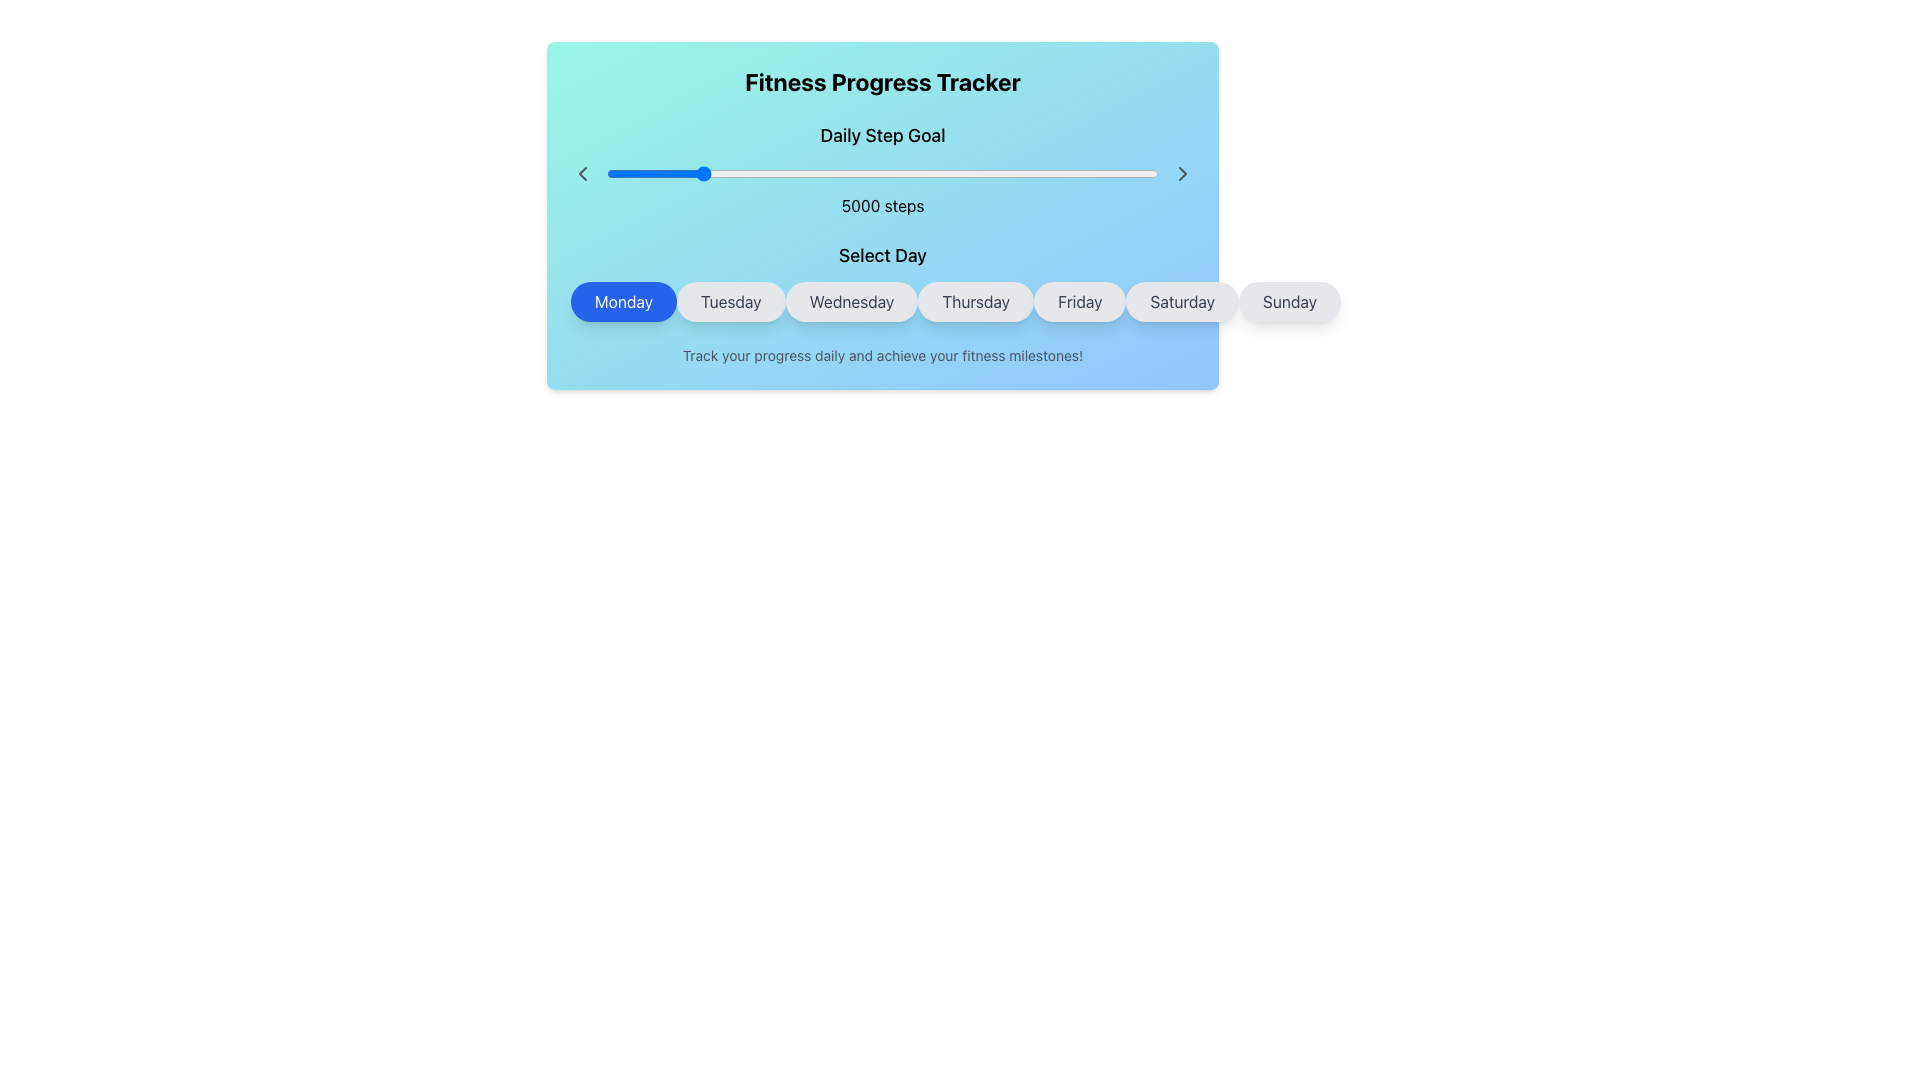 This screenshot has width=1920, height=1080. I want to click on the step goal, so click(1036, 172).